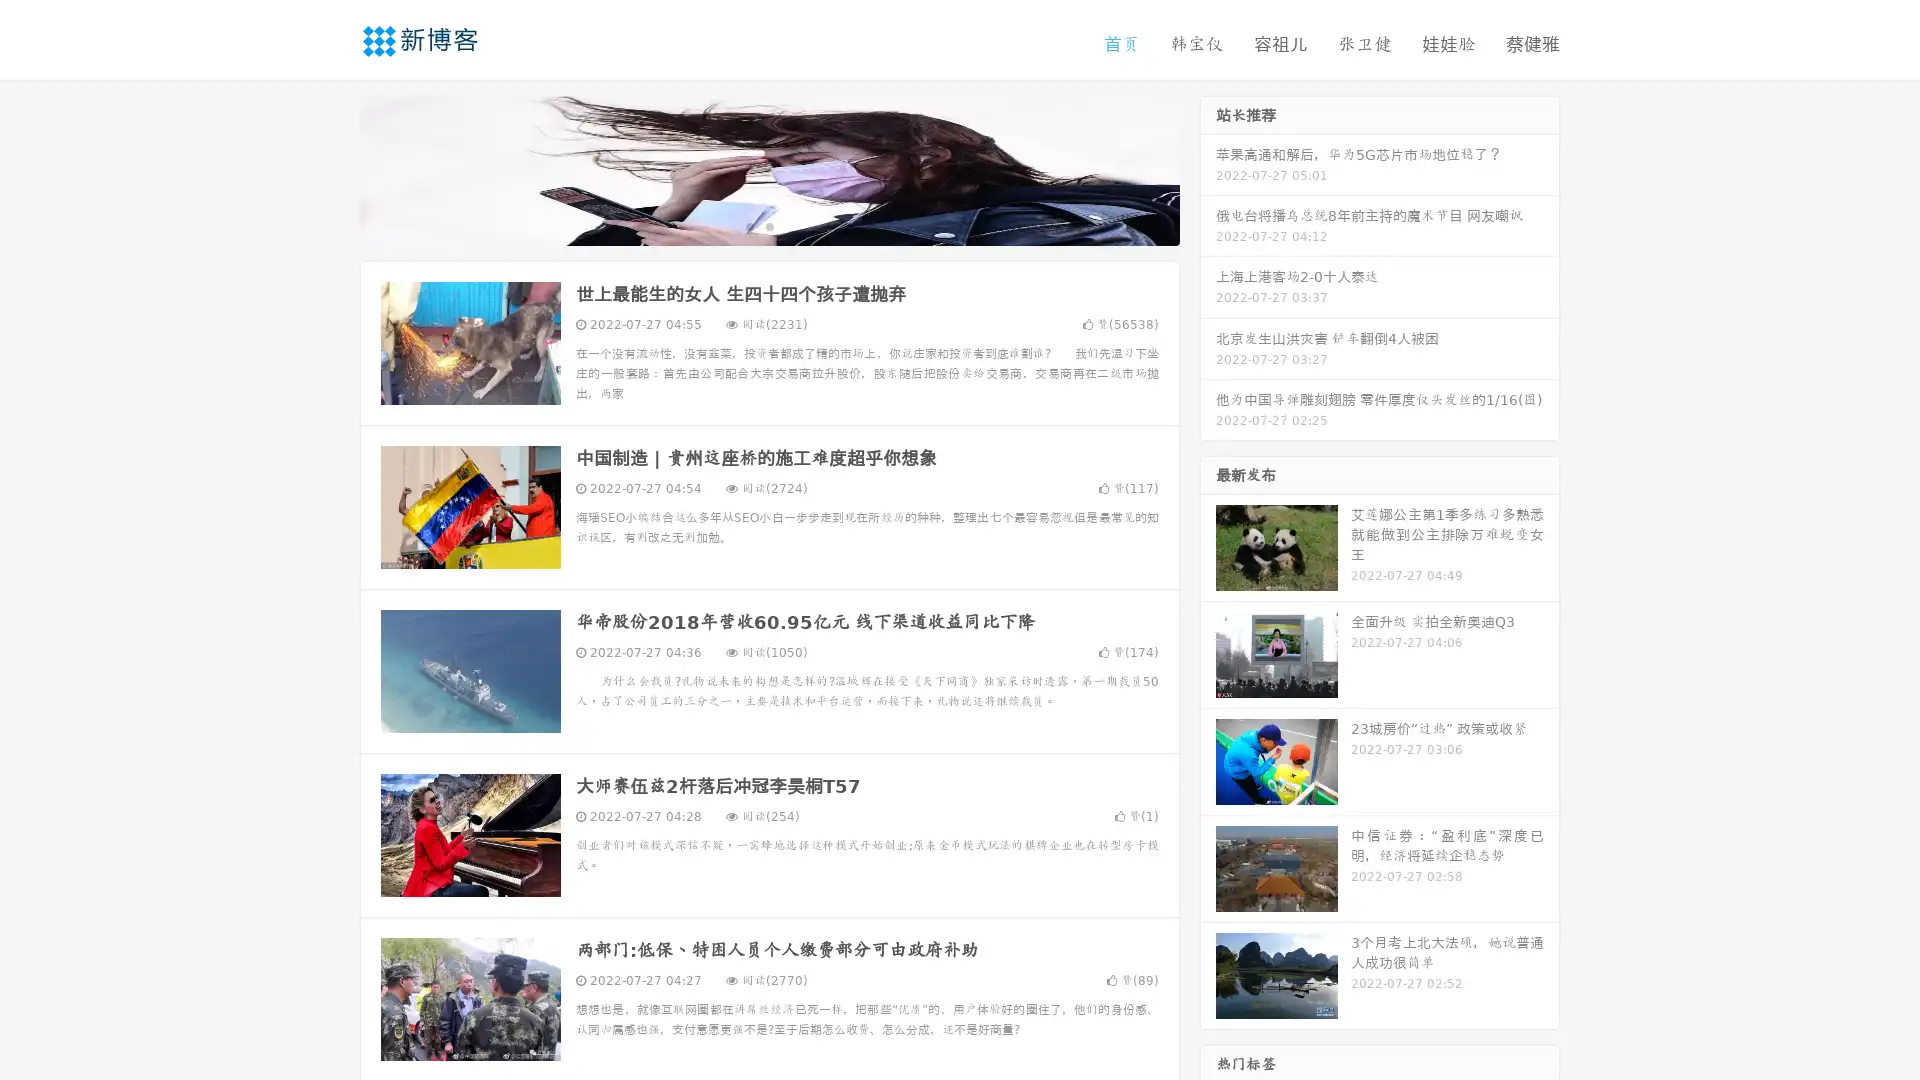 Image resolution: width=1920 pixels, height=1080 pixels. Describe the element at coordinates (768, 225) in the screenshot. I see `Go to slide 2` at that location.